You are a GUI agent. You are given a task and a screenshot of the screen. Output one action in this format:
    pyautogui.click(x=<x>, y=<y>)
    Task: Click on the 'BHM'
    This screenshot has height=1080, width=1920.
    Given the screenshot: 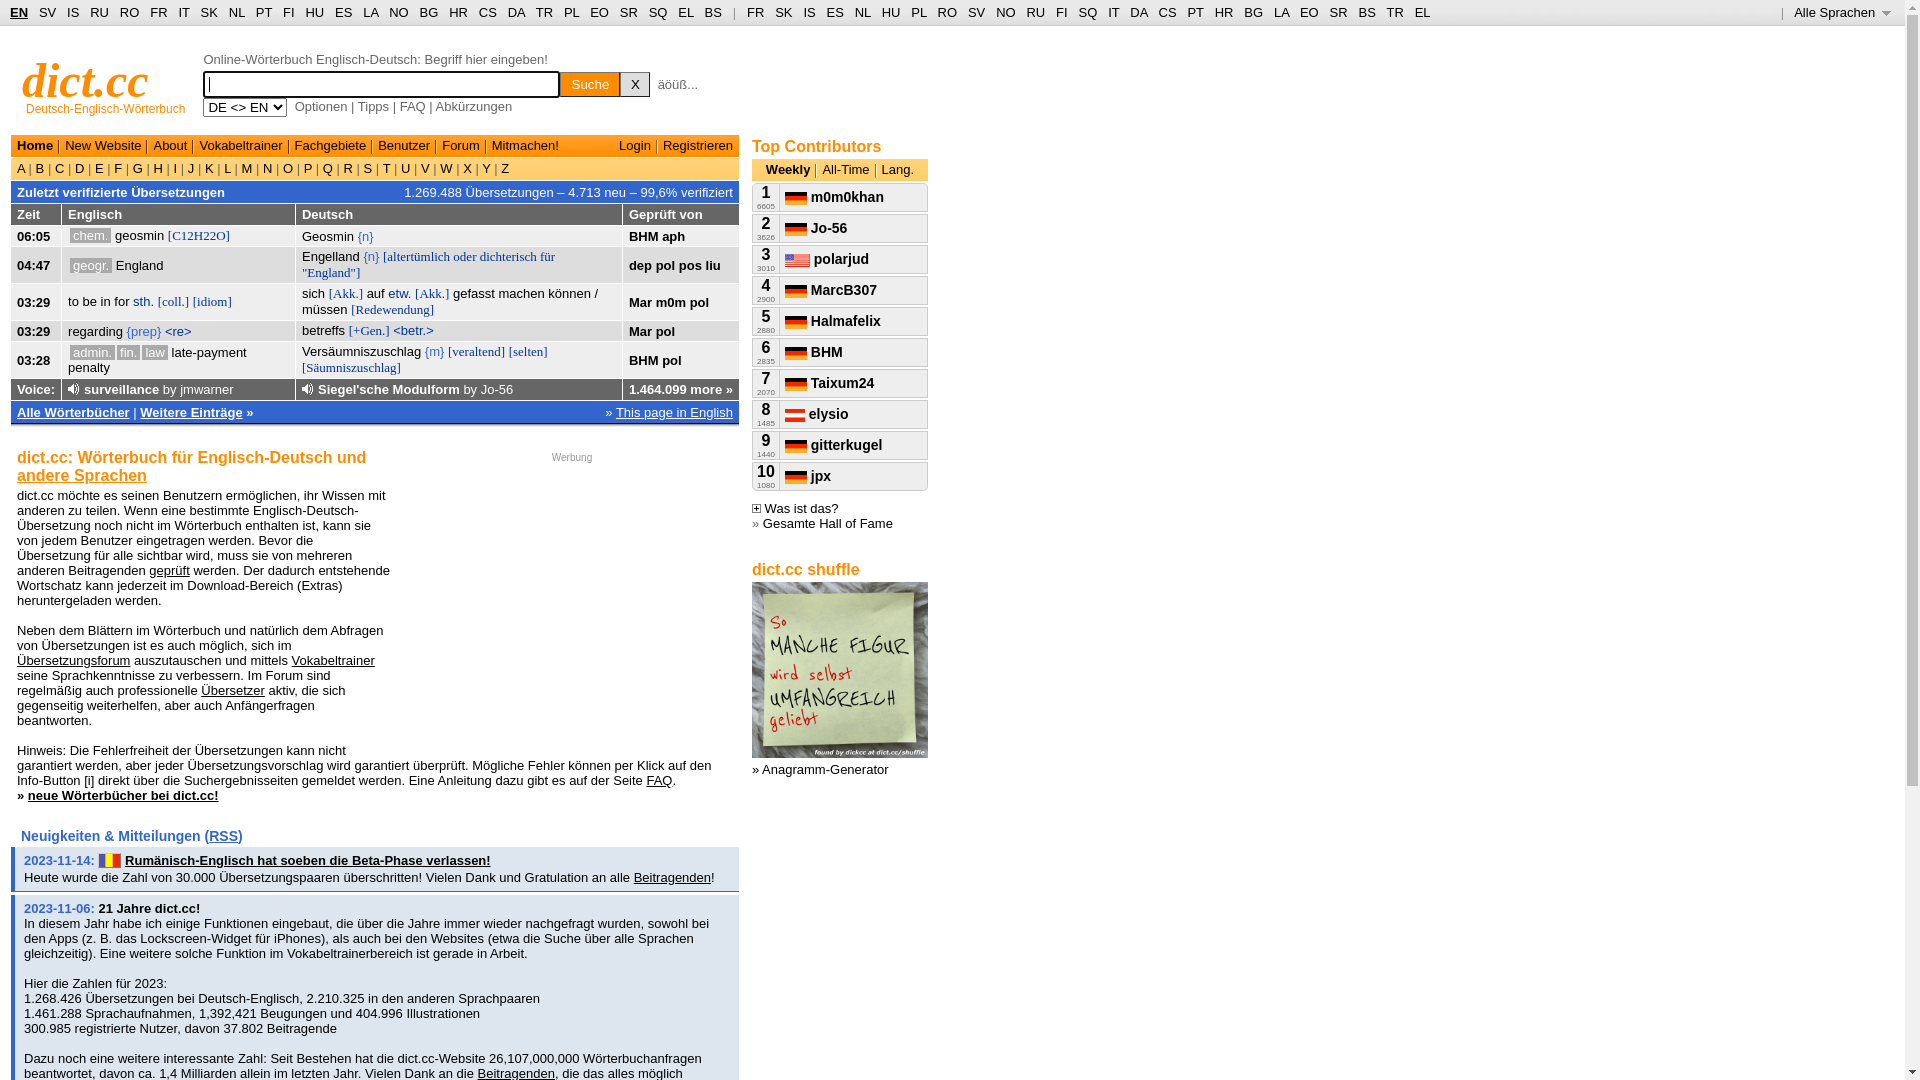 What is the action you would take?
    pyautogui.click(x=814, y=350)
    